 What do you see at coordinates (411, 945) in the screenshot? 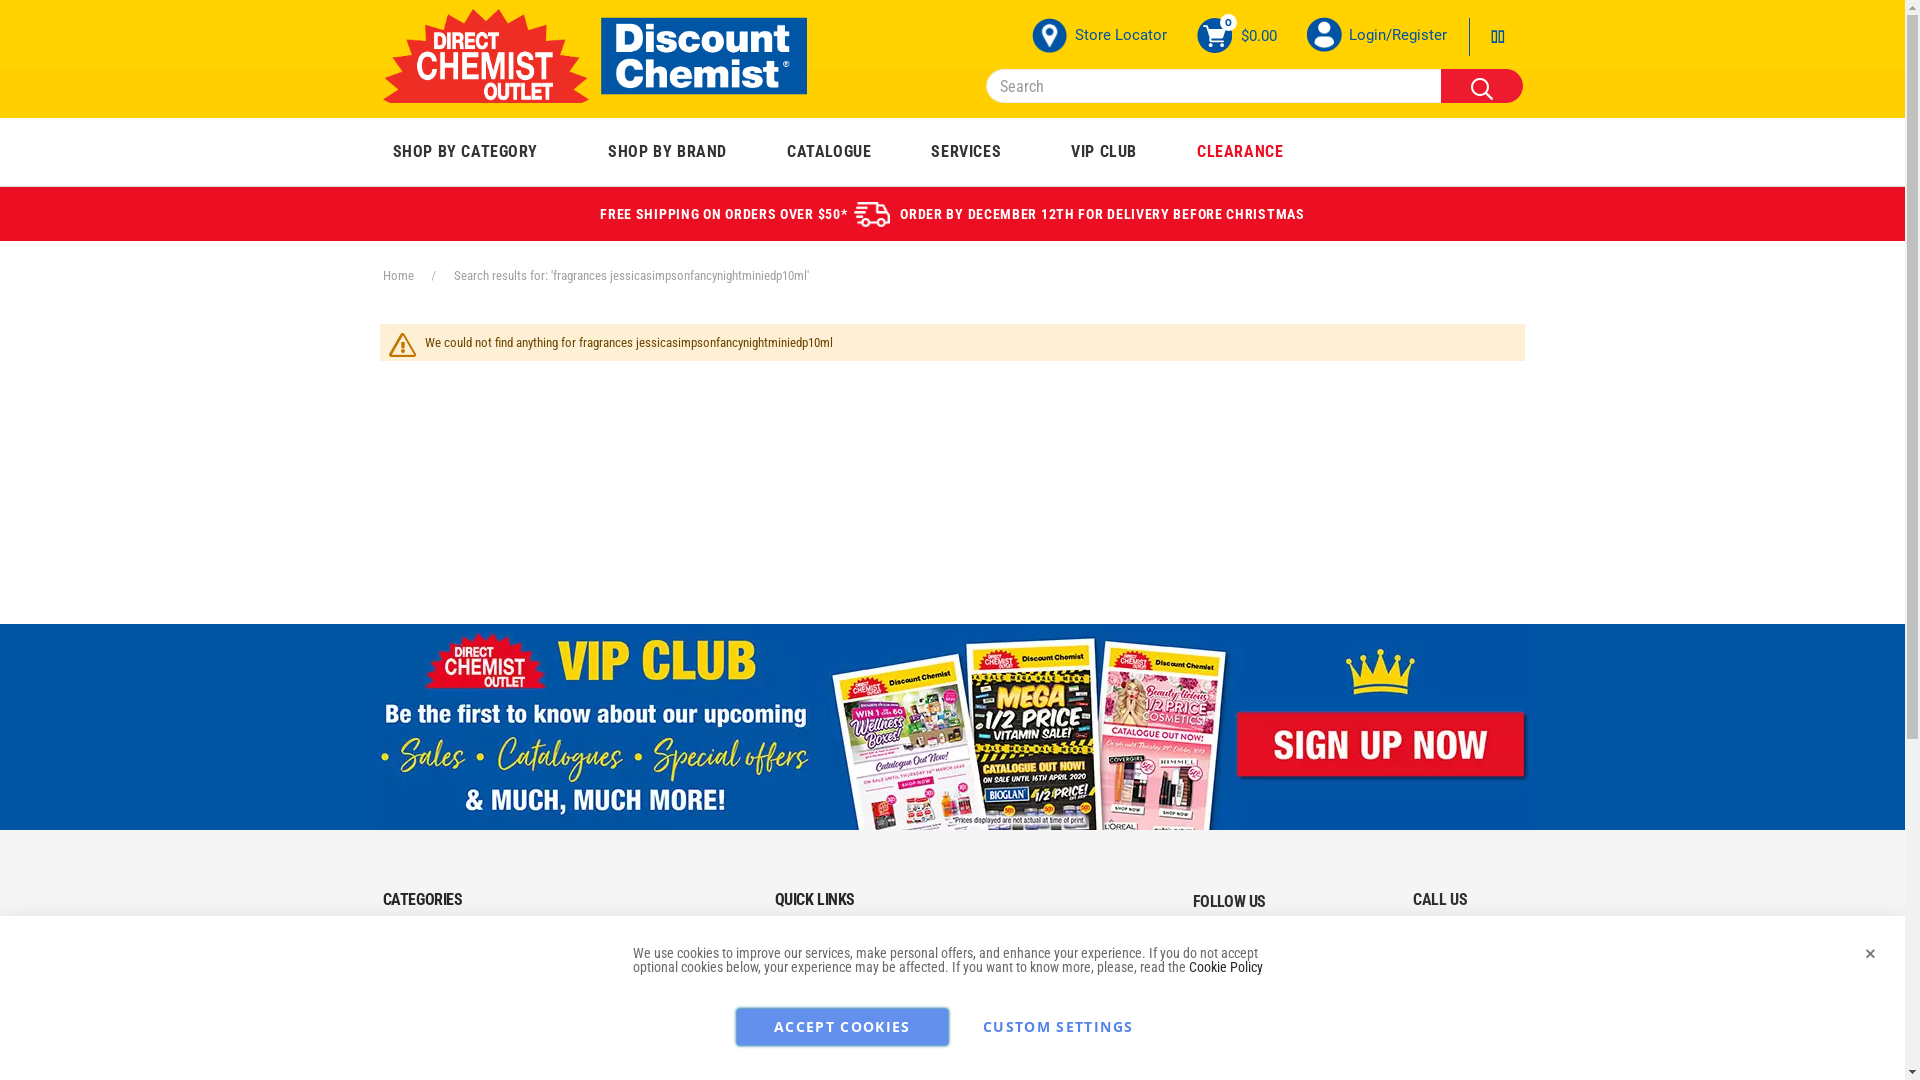
I see `'Medicines'` at bounding box center [411, 945].